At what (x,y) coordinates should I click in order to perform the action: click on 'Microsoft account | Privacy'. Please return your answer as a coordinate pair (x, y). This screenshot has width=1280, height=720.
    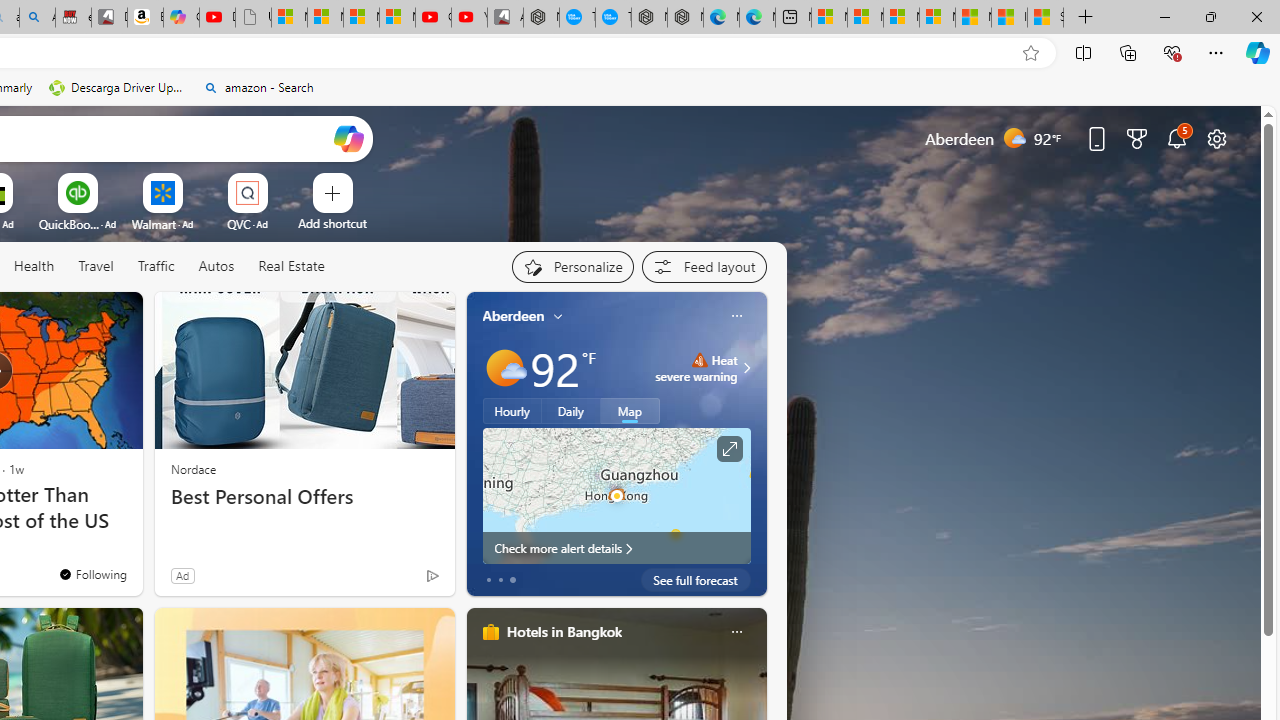
    Looking at the image, I should click on (936, 17).